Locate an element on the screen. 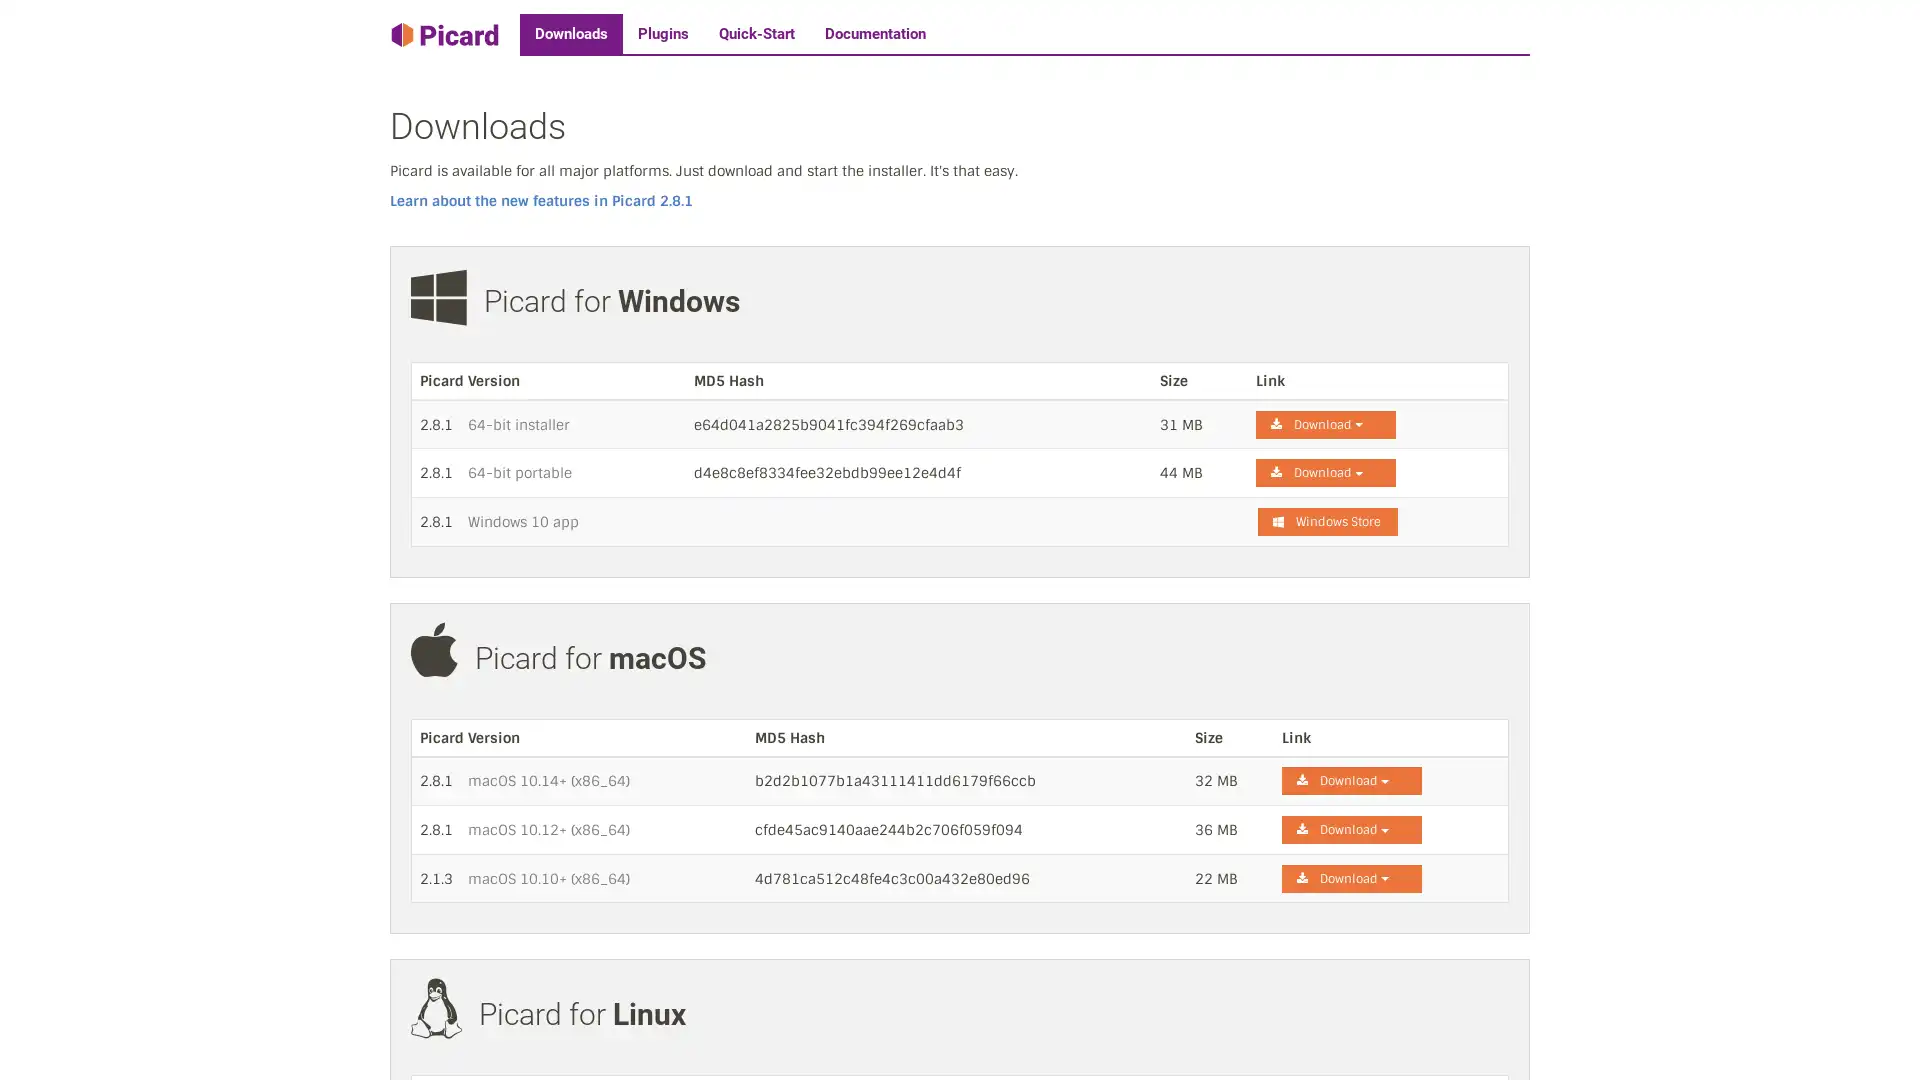 The image size is (1920, 1080). Download is located at coordinates (1352, 829).